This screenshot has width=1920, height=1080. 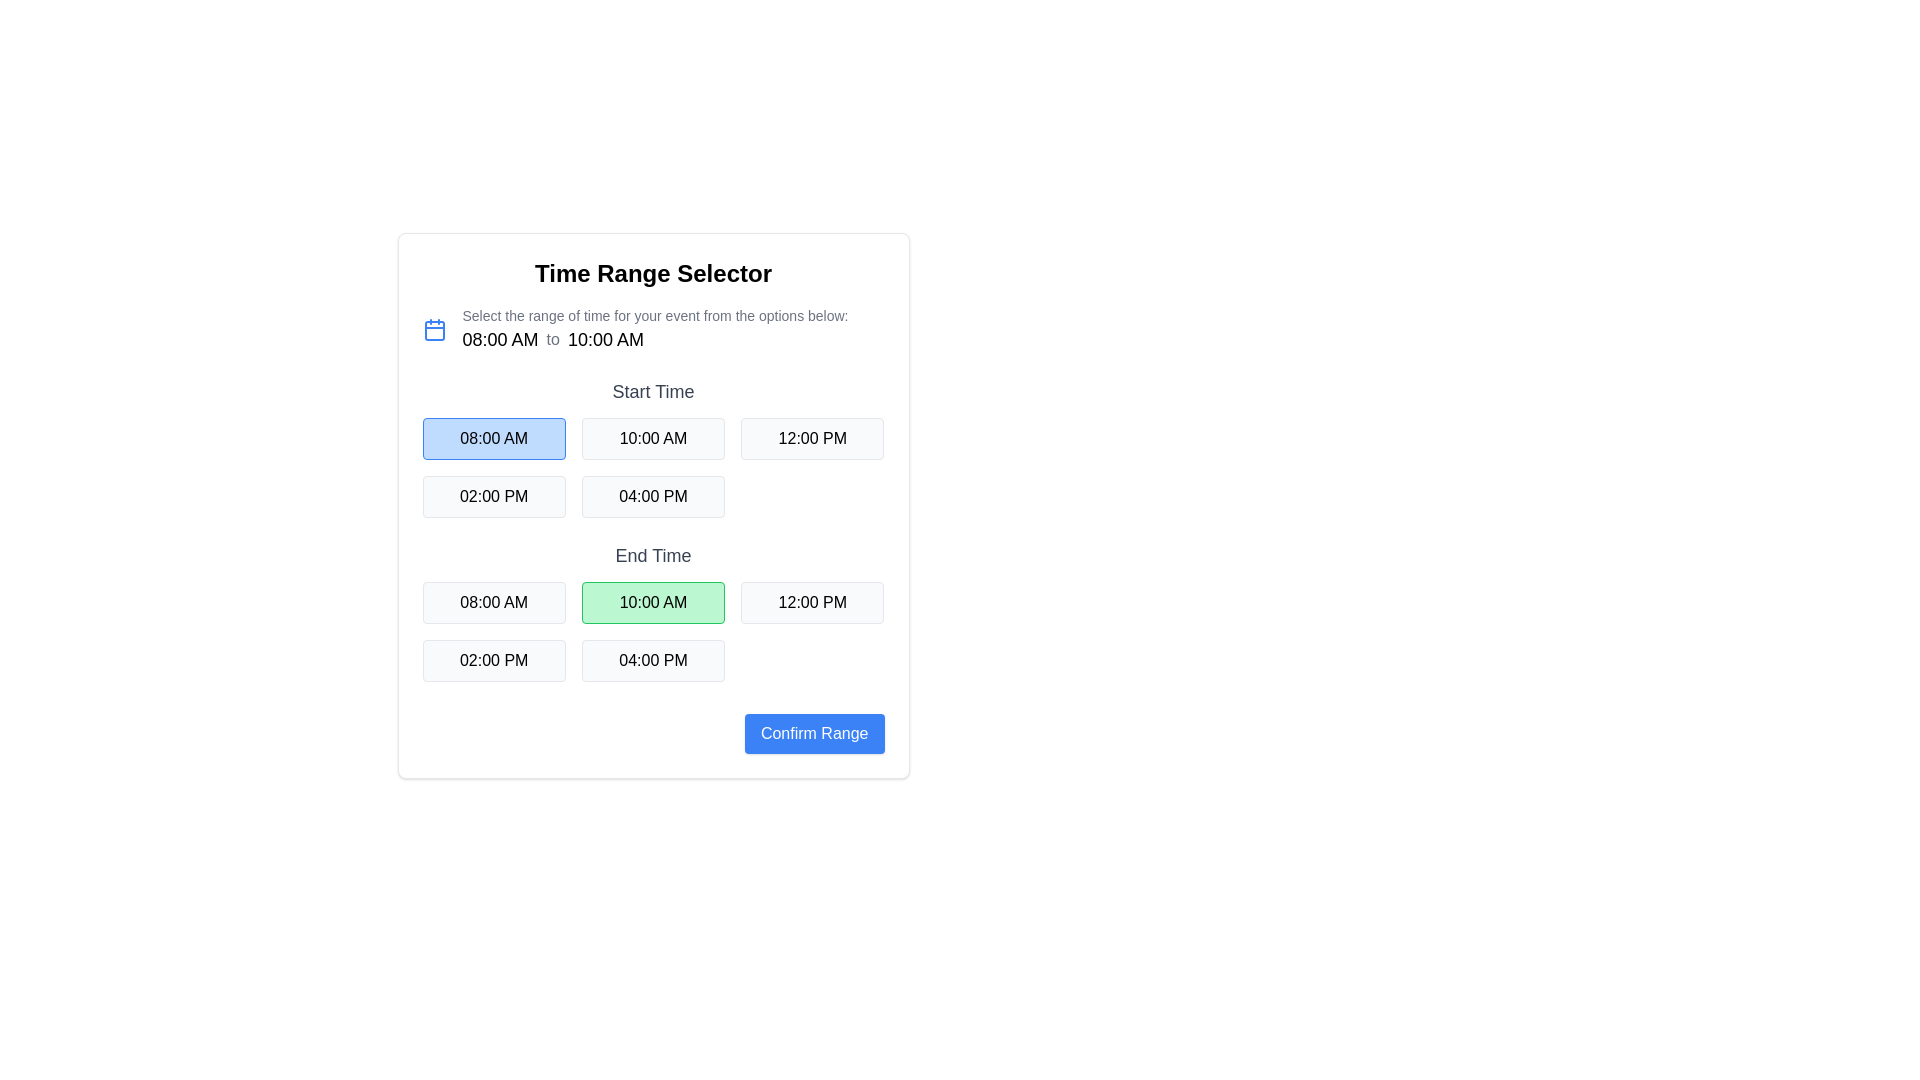 What do you see at coordinates (500, 338) in the screenshot?
I see `the text element displaying '08:00 AM', which is bold and larger, located at the upper section of the interface within the Time Range Selector group` at bounding box center [500, 338].